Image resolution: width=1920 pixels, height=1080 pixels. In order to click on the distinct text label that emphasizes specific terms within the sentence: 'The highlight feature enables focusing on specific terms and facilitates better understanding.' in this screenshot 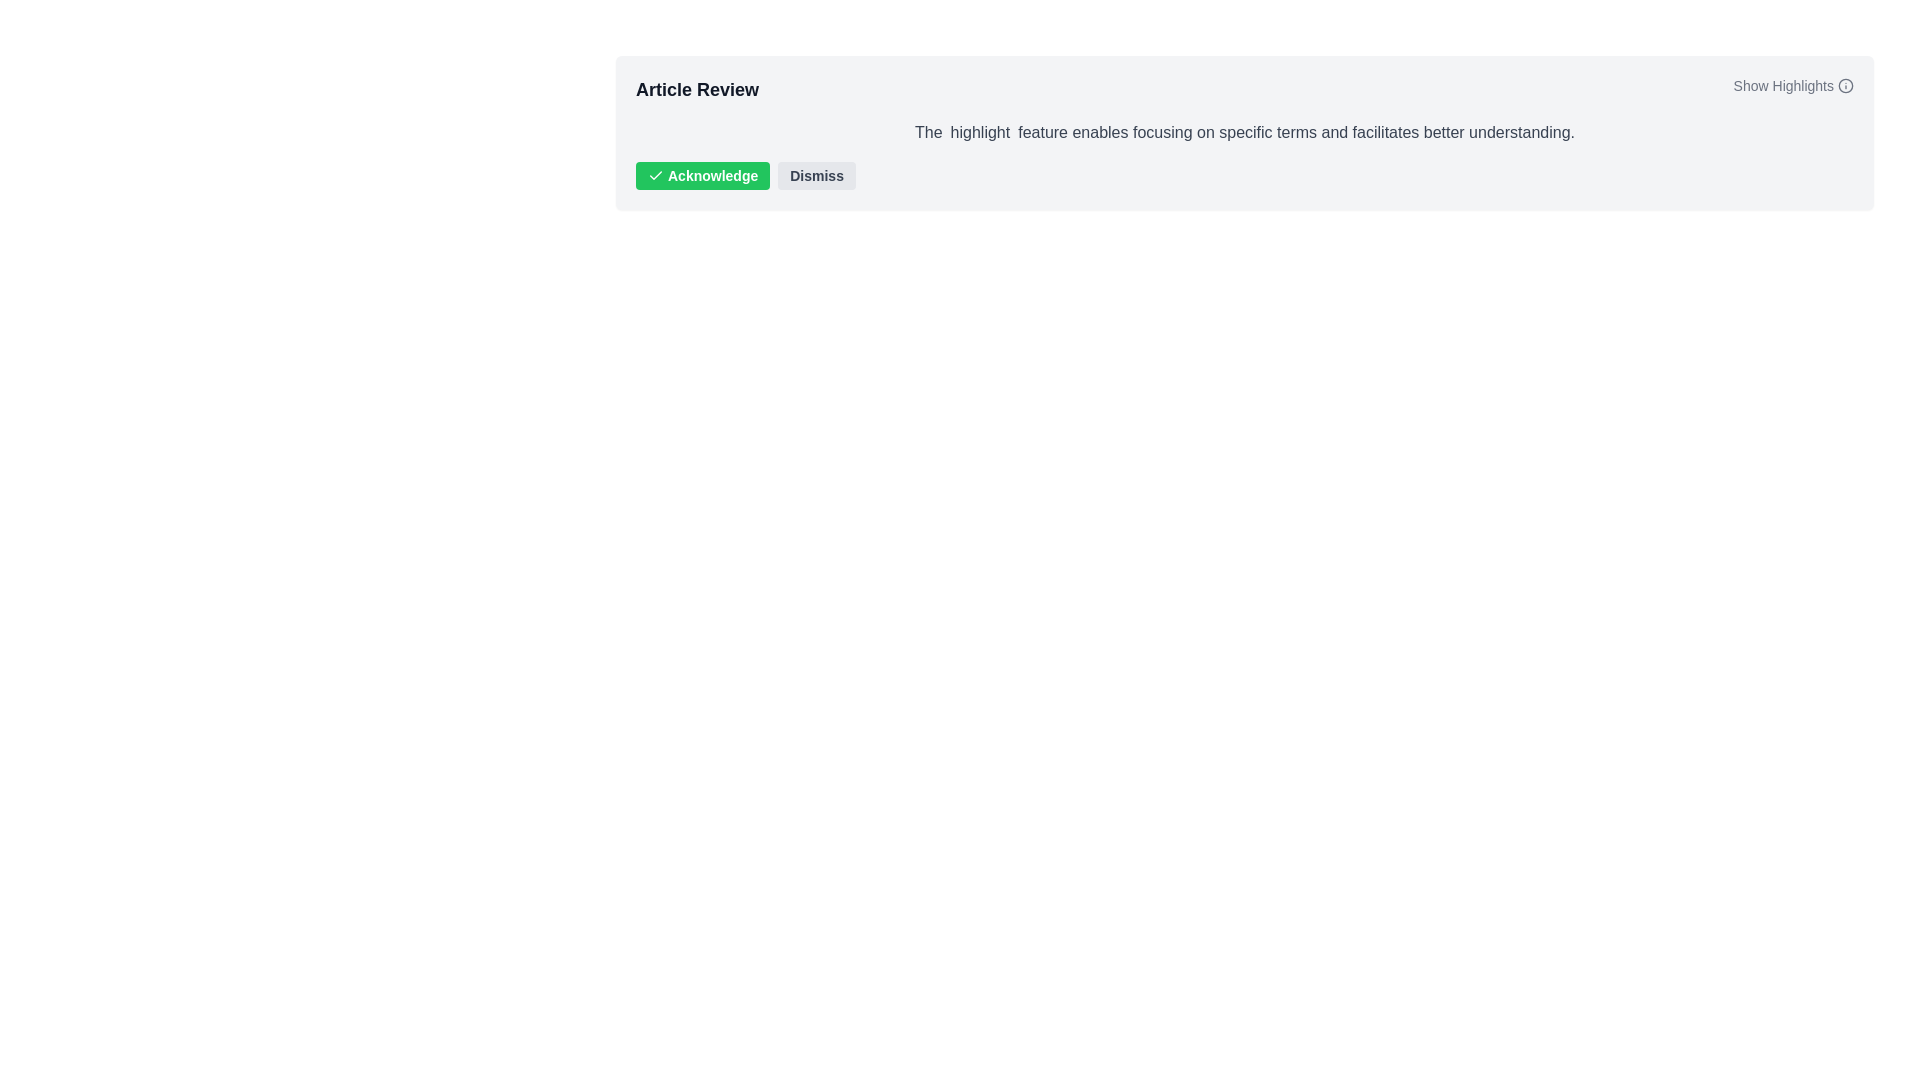, I will do `click(980, 132)`.